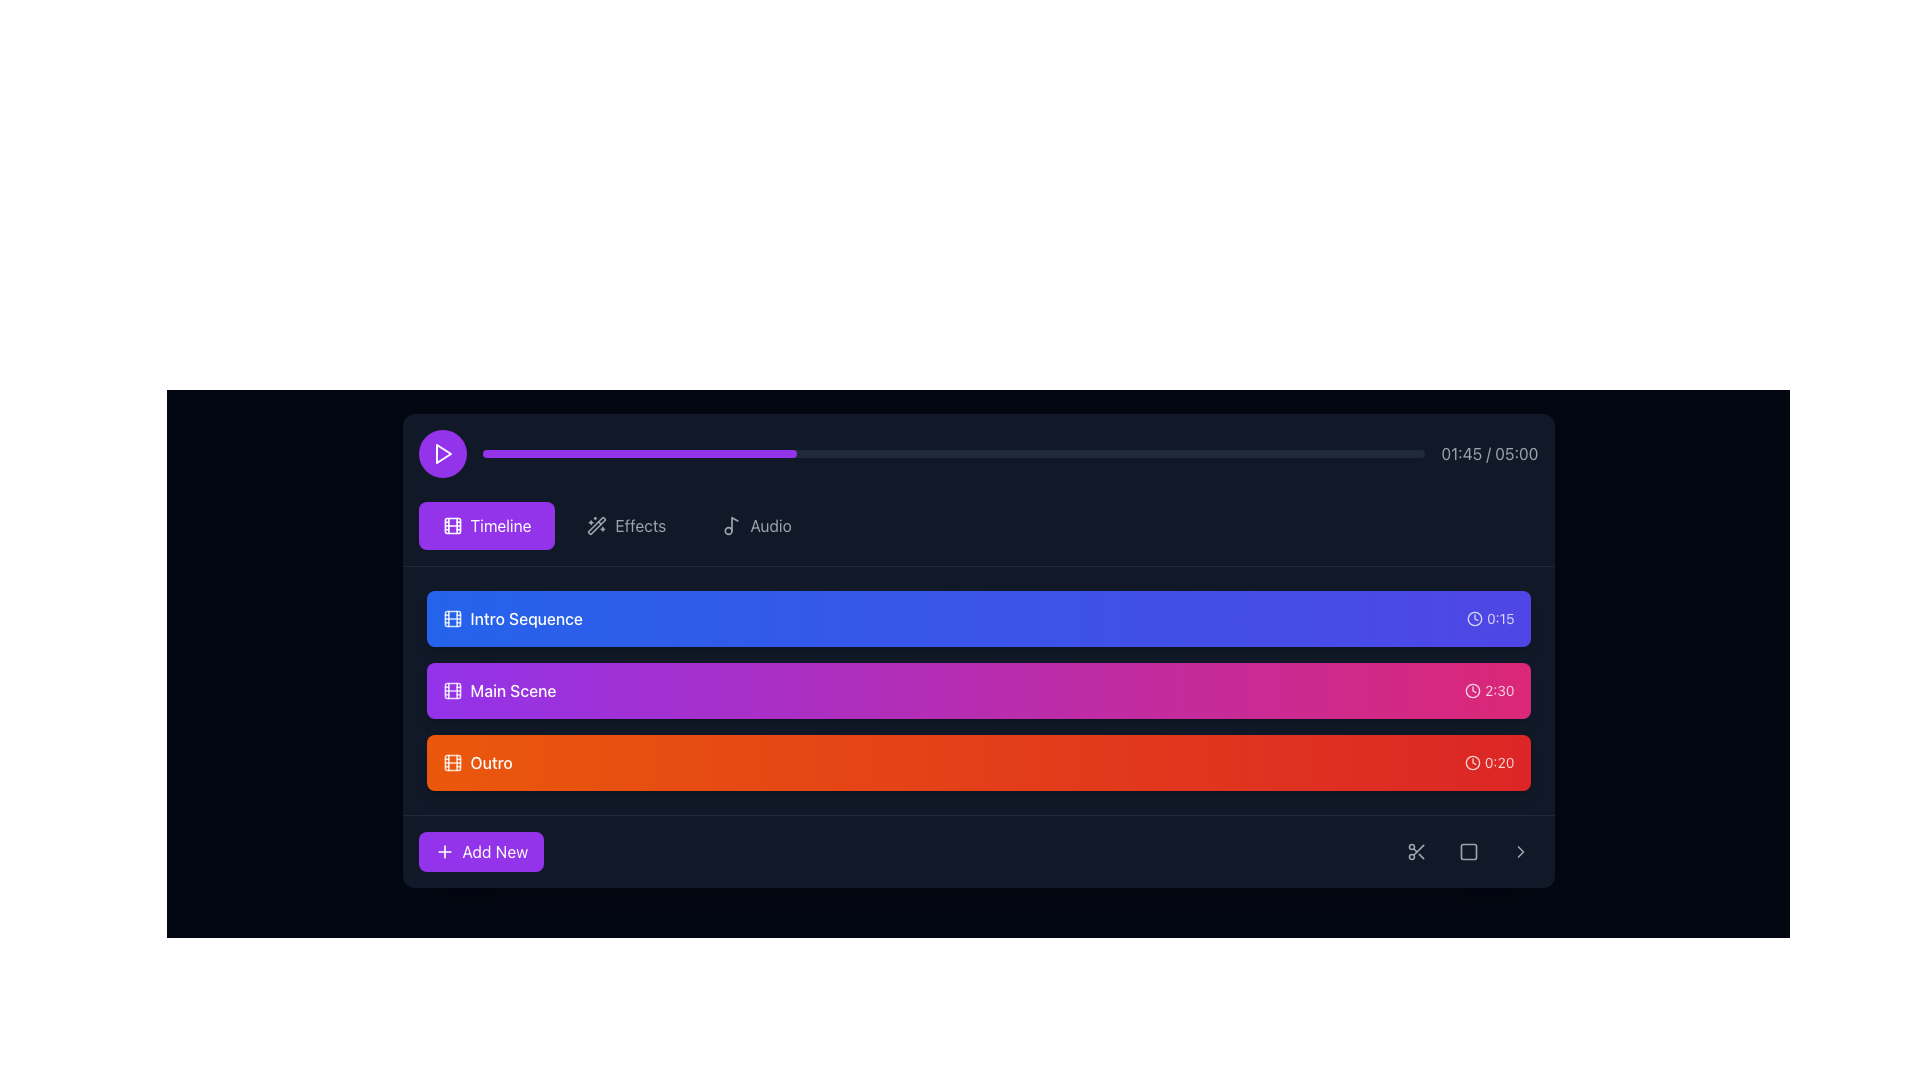 The height and width of the screenshot is (1080, 1920). What do you see at coordinates (491, 763) in the screenshot?
I see `the 'Outro' label, which is the third item in the vertical list of sequences, positioned below 'Main Scene' and above the '+ Add New' button` at bounding box center [491, 763].